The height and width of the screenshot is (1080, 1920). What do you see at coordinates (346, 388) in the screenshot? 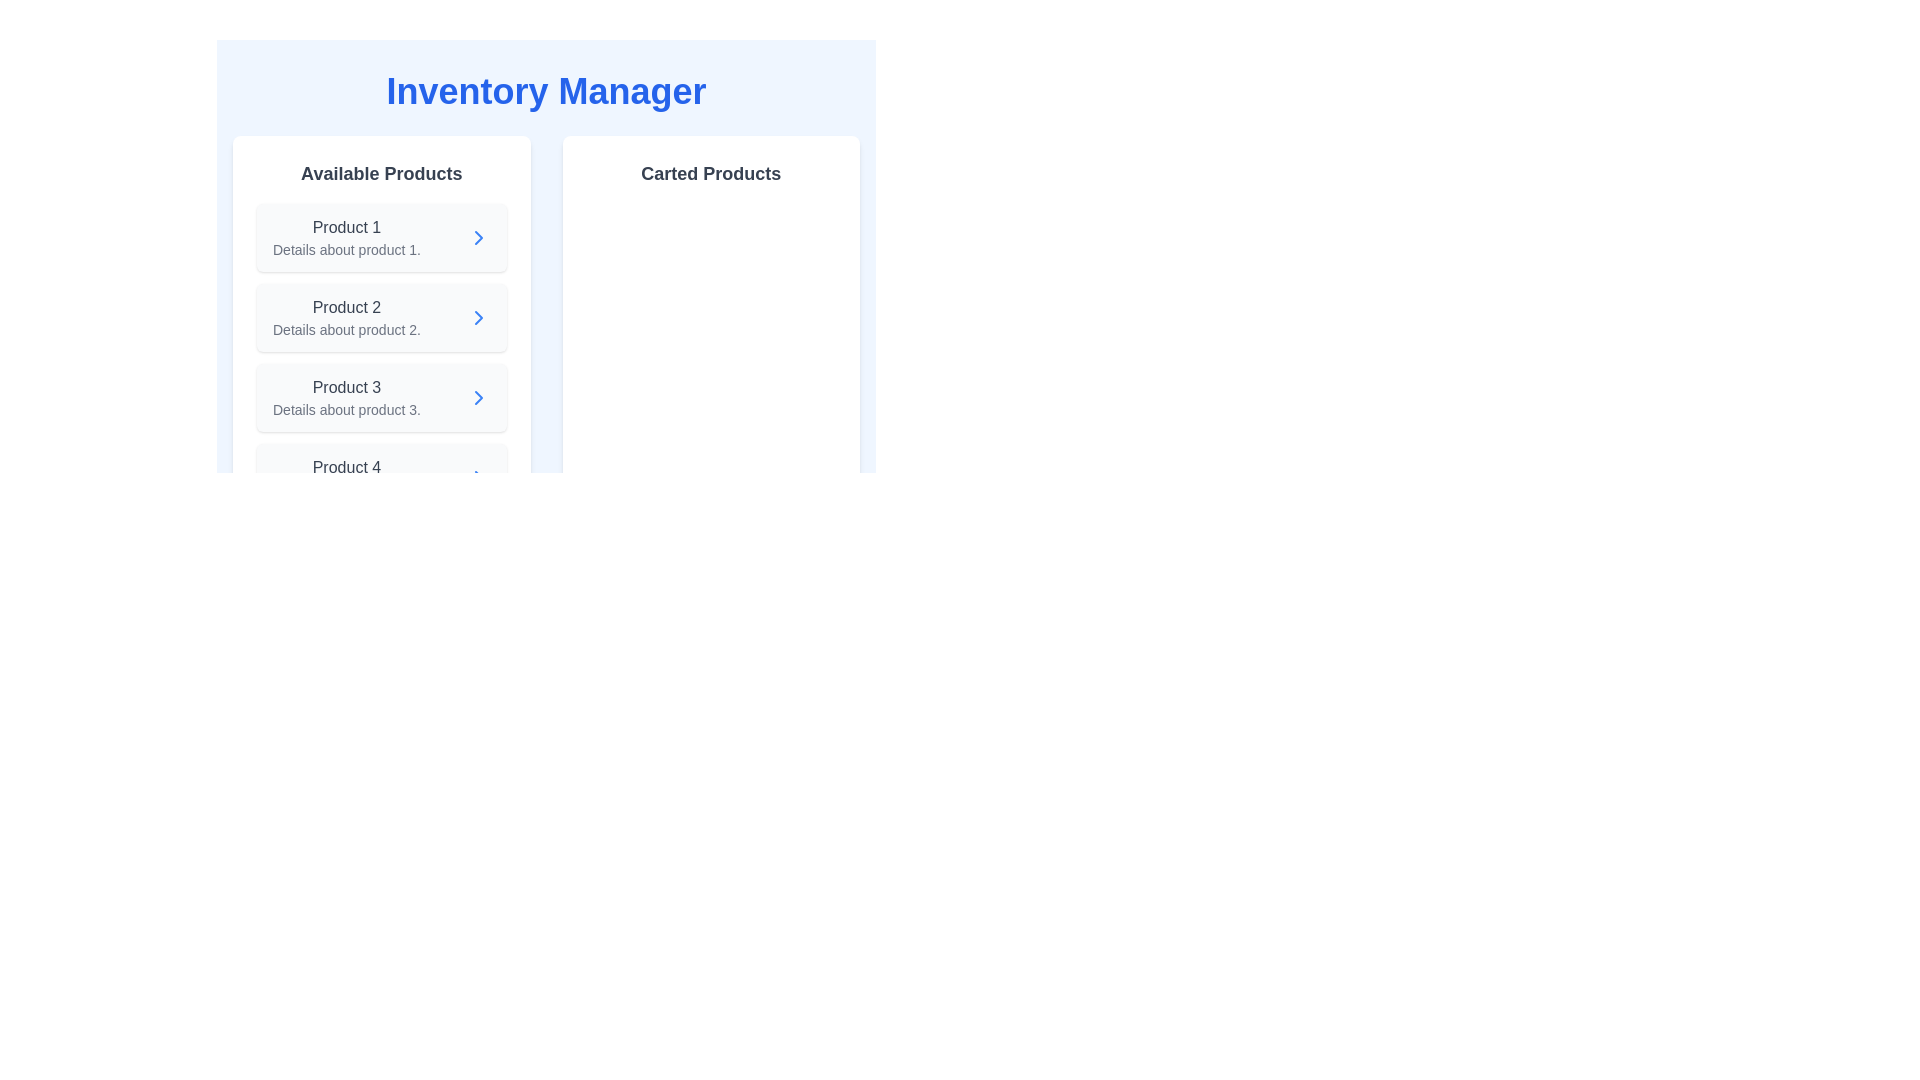
I see `the static text label displaying 'Product 3', which is styled in medium gray font on a light background and is located above the description for 'Details about product 3'` at bounding box center [346, 388].